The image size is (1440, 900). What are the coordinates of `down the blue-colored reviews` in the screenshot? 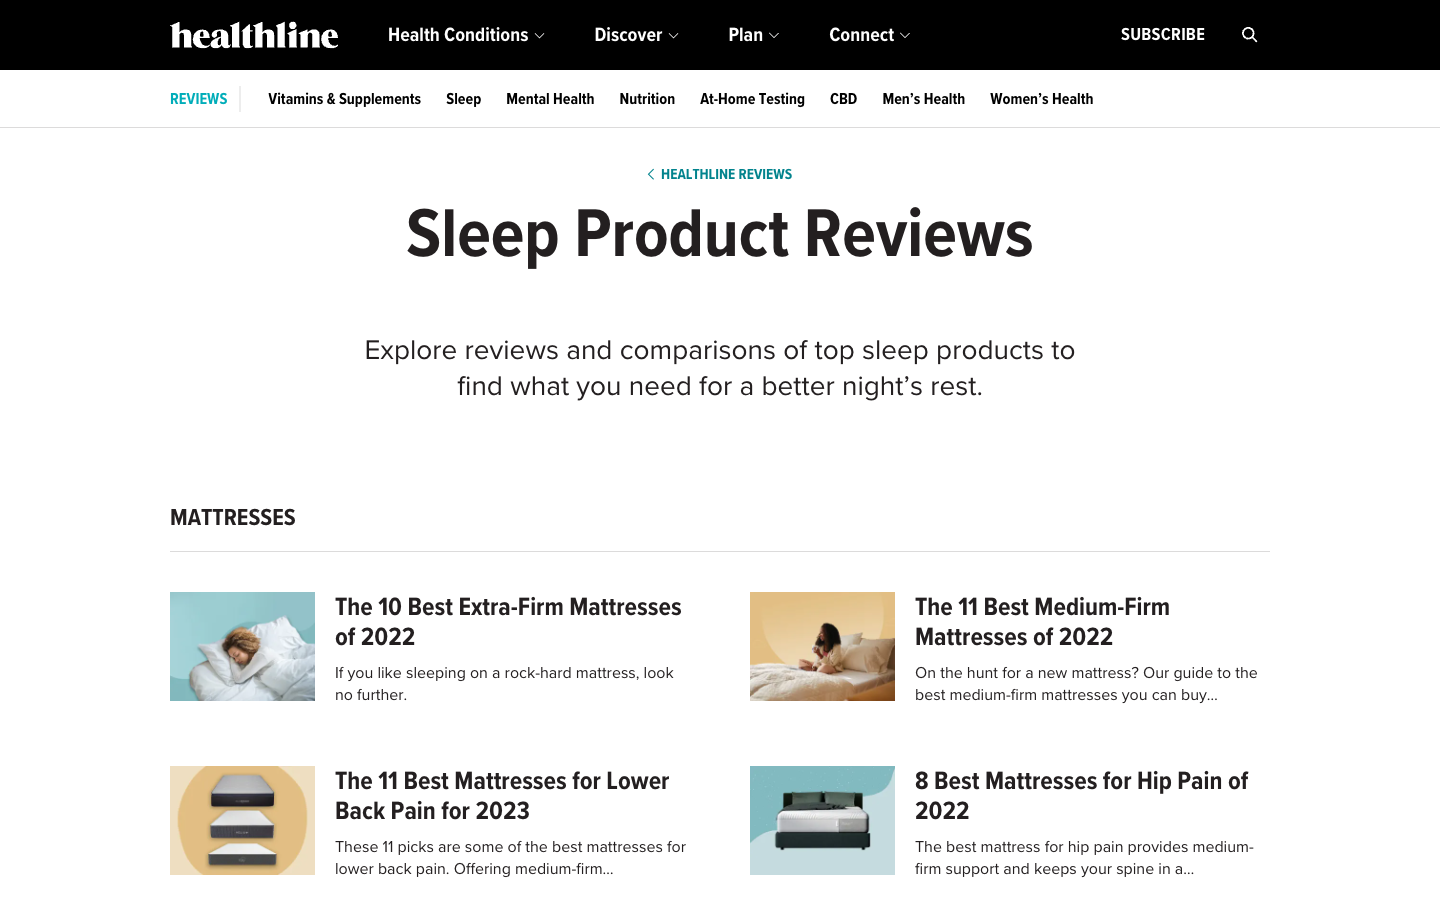 It's located at (198, 98).